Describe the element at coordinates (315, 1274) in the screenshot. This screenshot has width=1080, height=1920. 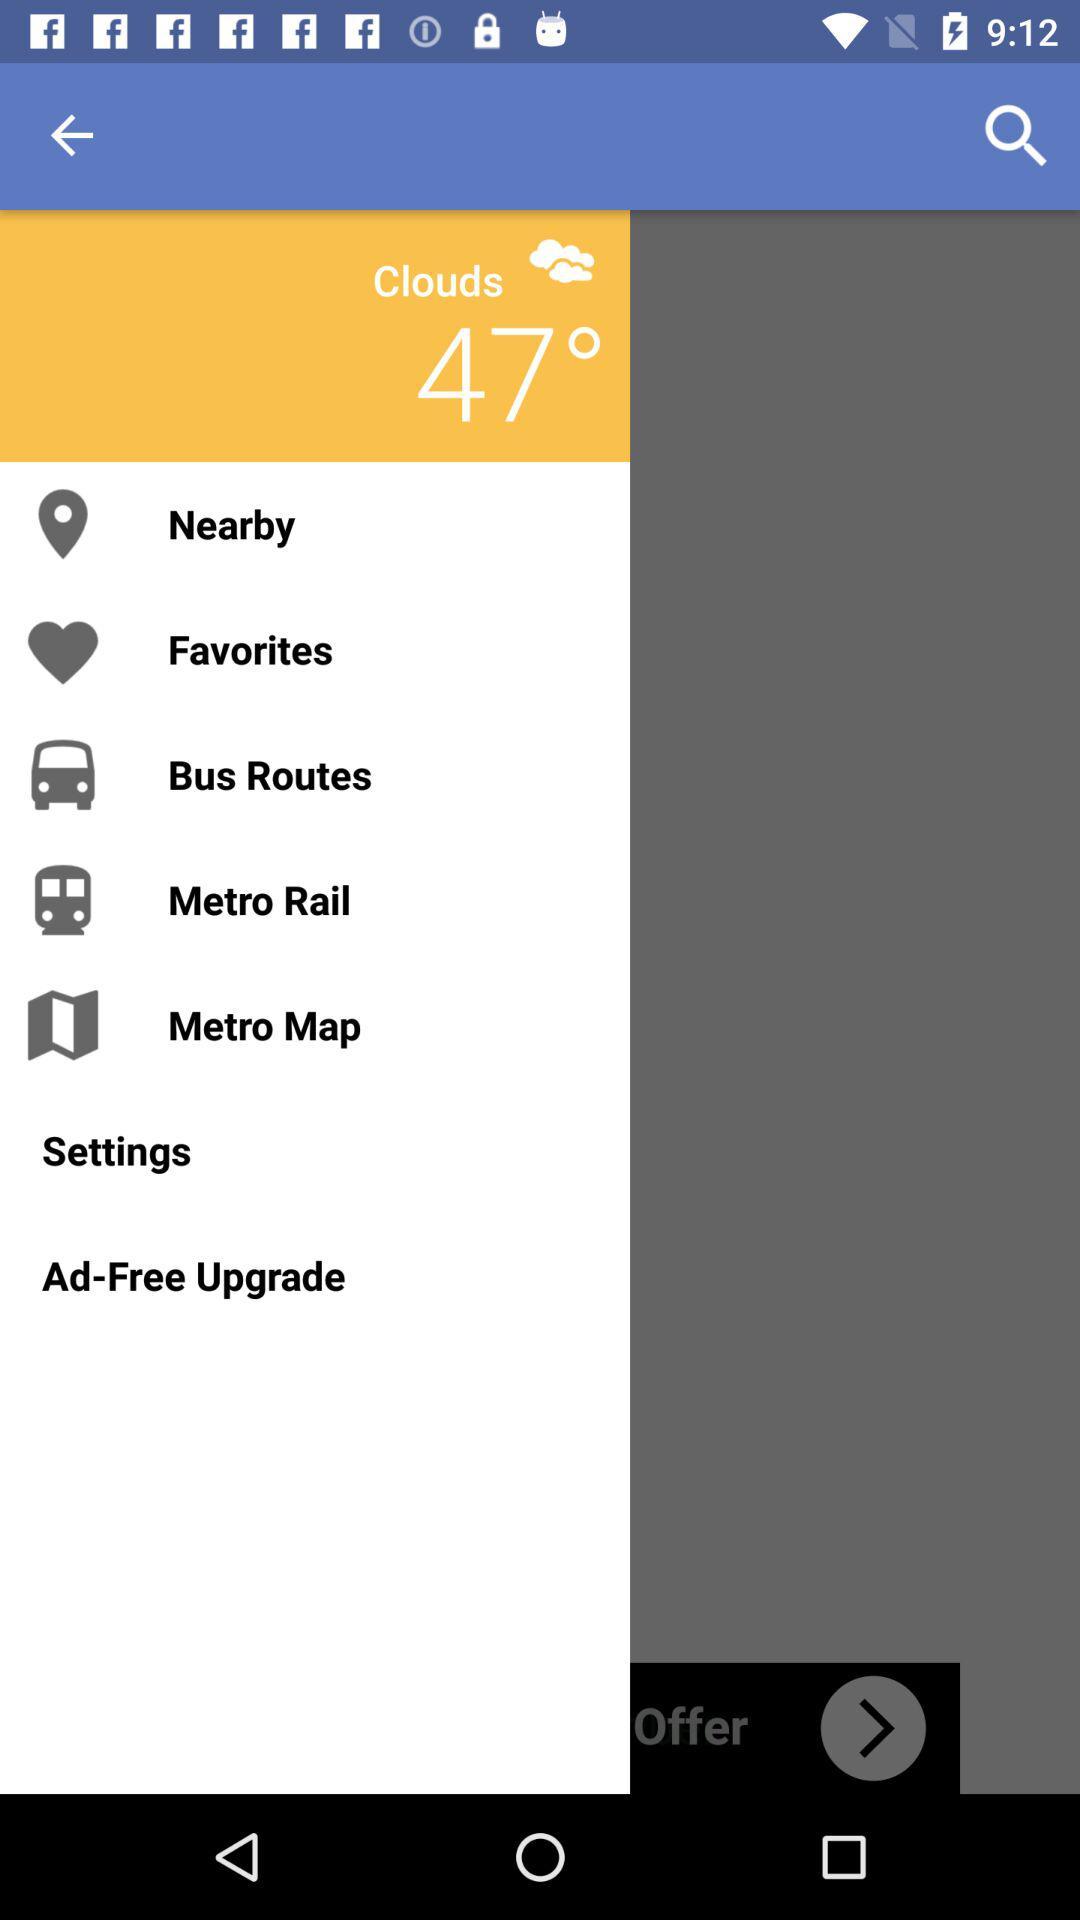
I see `icon below the settings` at that location.